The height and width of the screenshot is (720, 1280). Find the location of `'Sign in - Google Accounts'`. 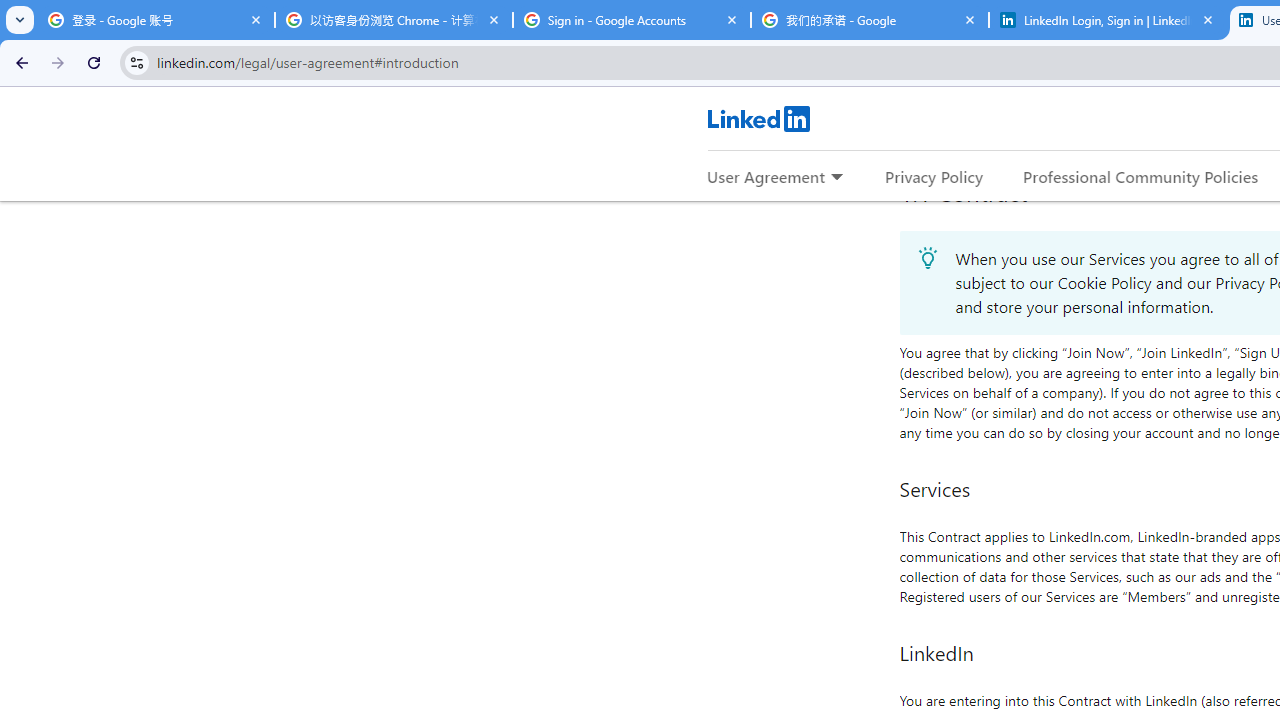

'Sign in - Google Accounts' is located at coordinates (631, 20).